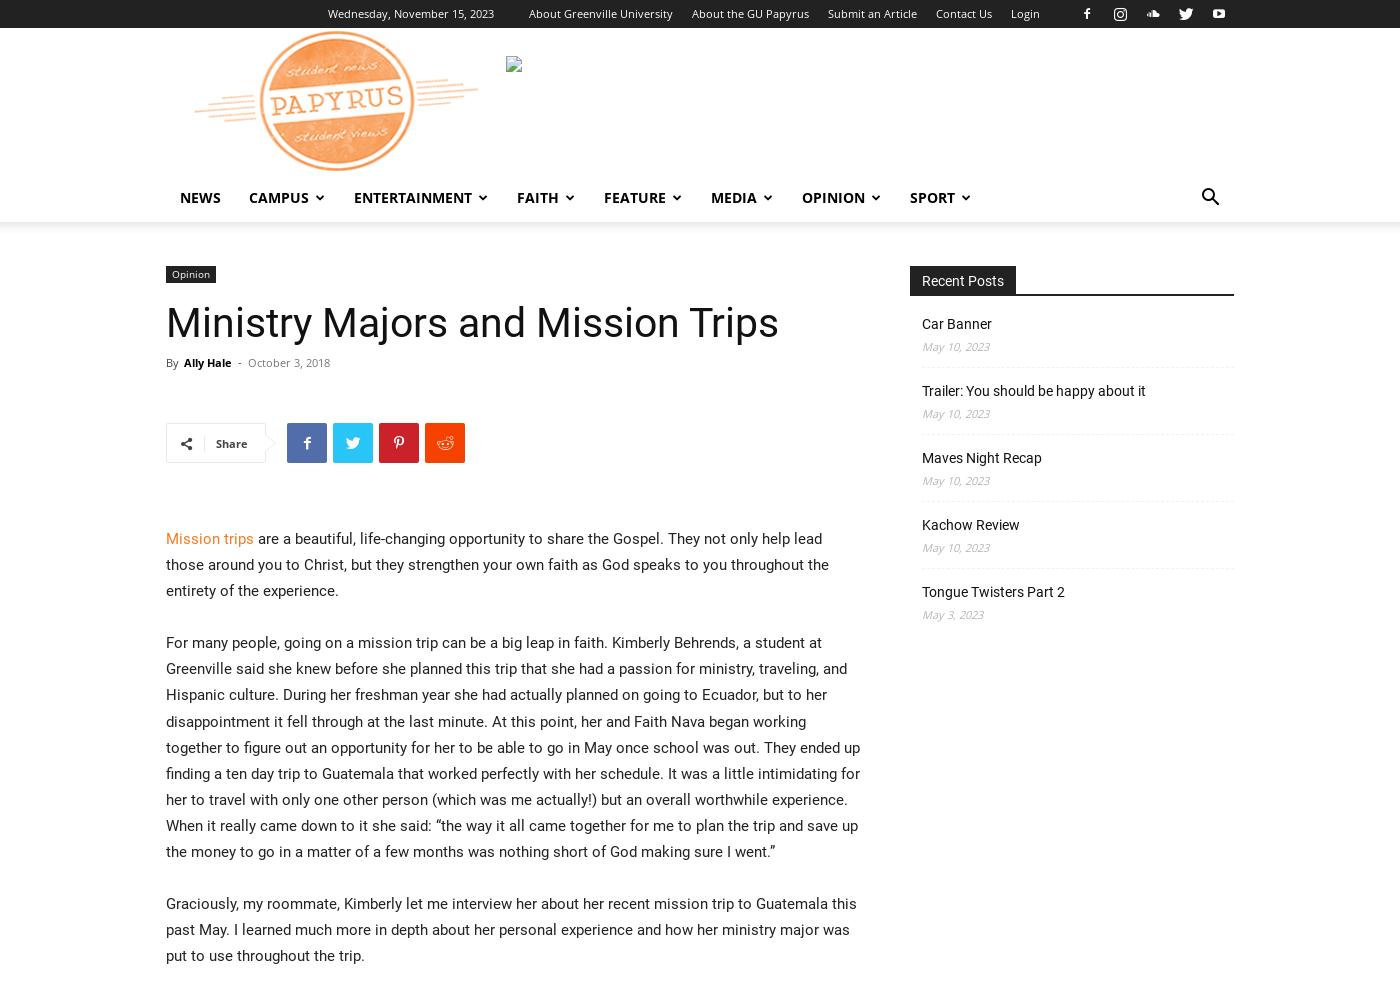  Describe the element at coordinates (680, 100) in the screenshot. I see `'Search'` at that location.